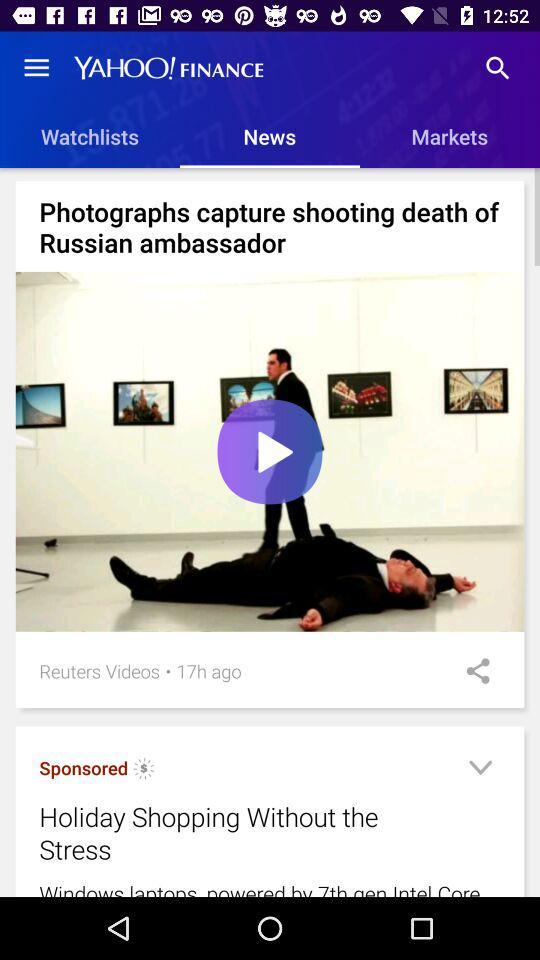 The width and height of the screenshot is (540, 960). Describe the element at coordinates (479, 770) in the screenshot. I see `down` at that location.